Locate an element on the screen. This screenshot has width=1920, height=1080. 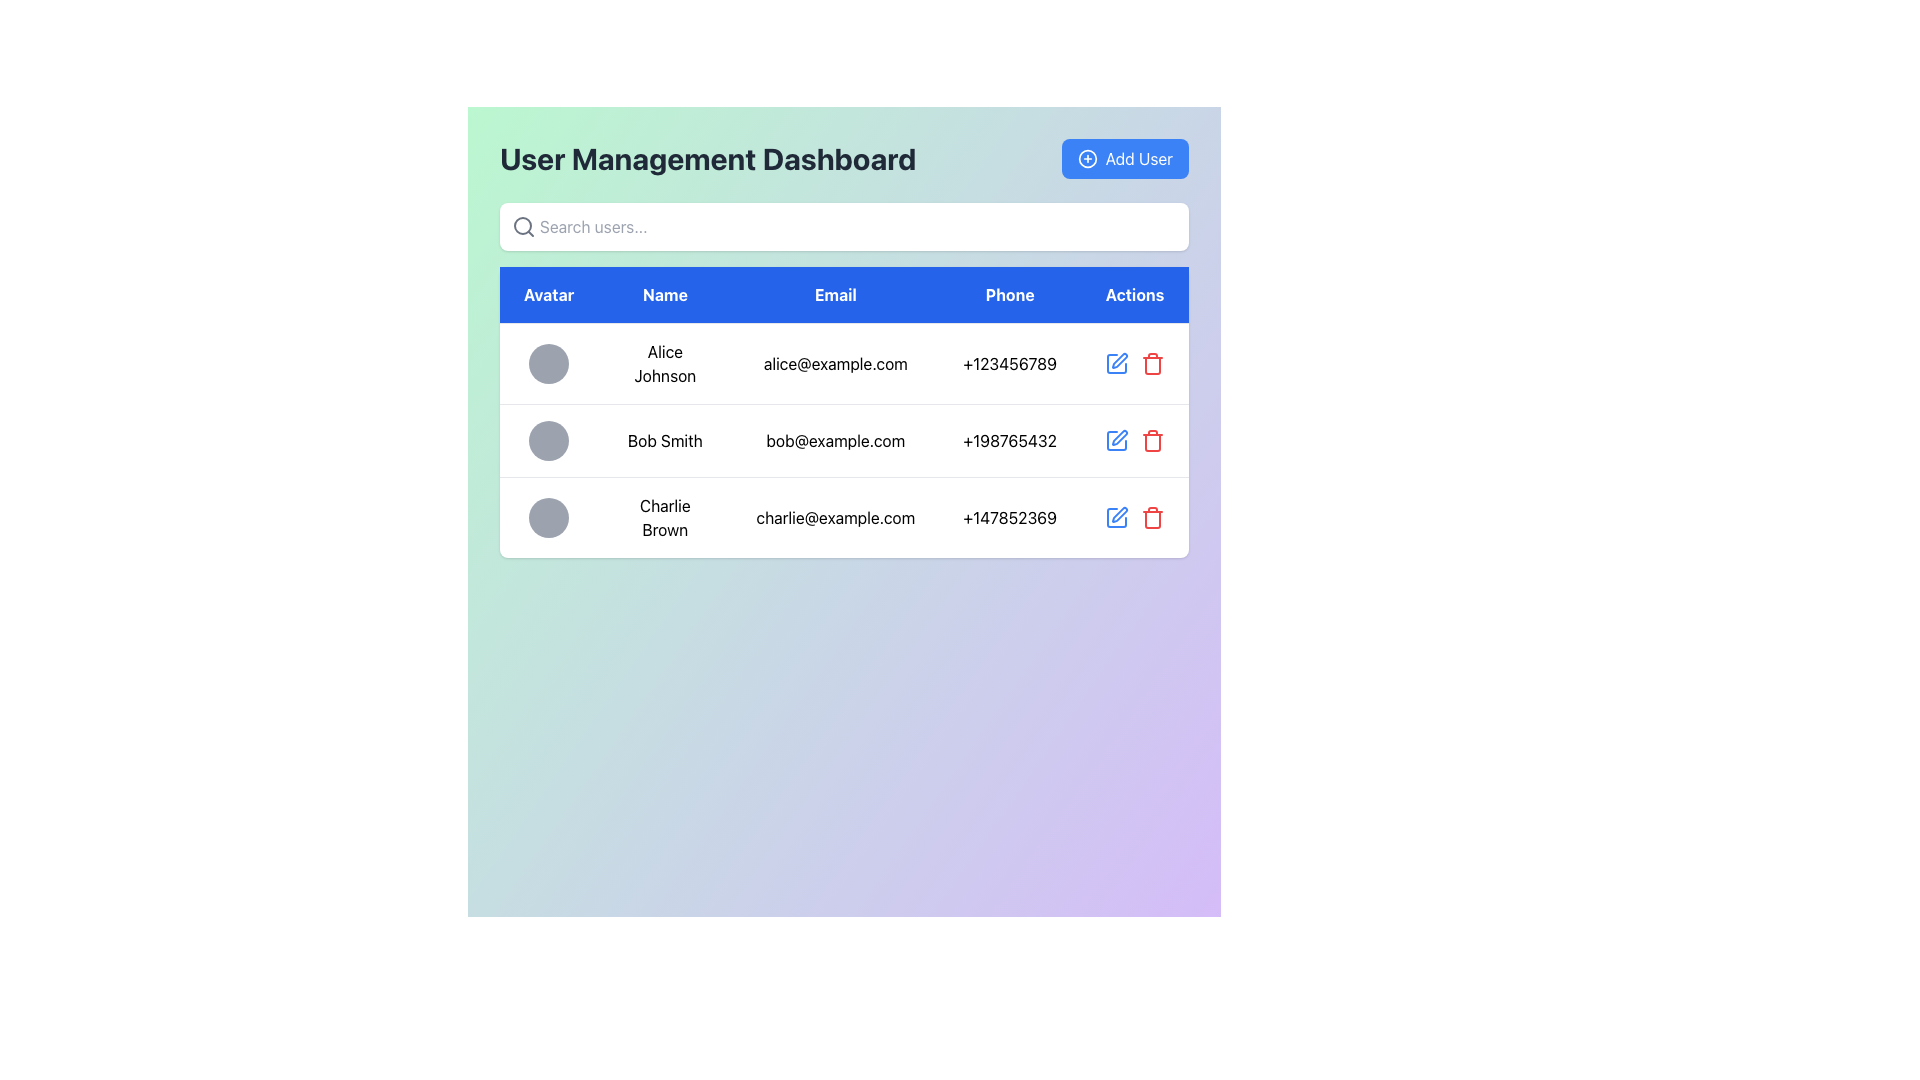
the static text field displaying the phone number '+147852369' for user 'Charlie Brown' in the user details table is located at coordinates (1010, 516).